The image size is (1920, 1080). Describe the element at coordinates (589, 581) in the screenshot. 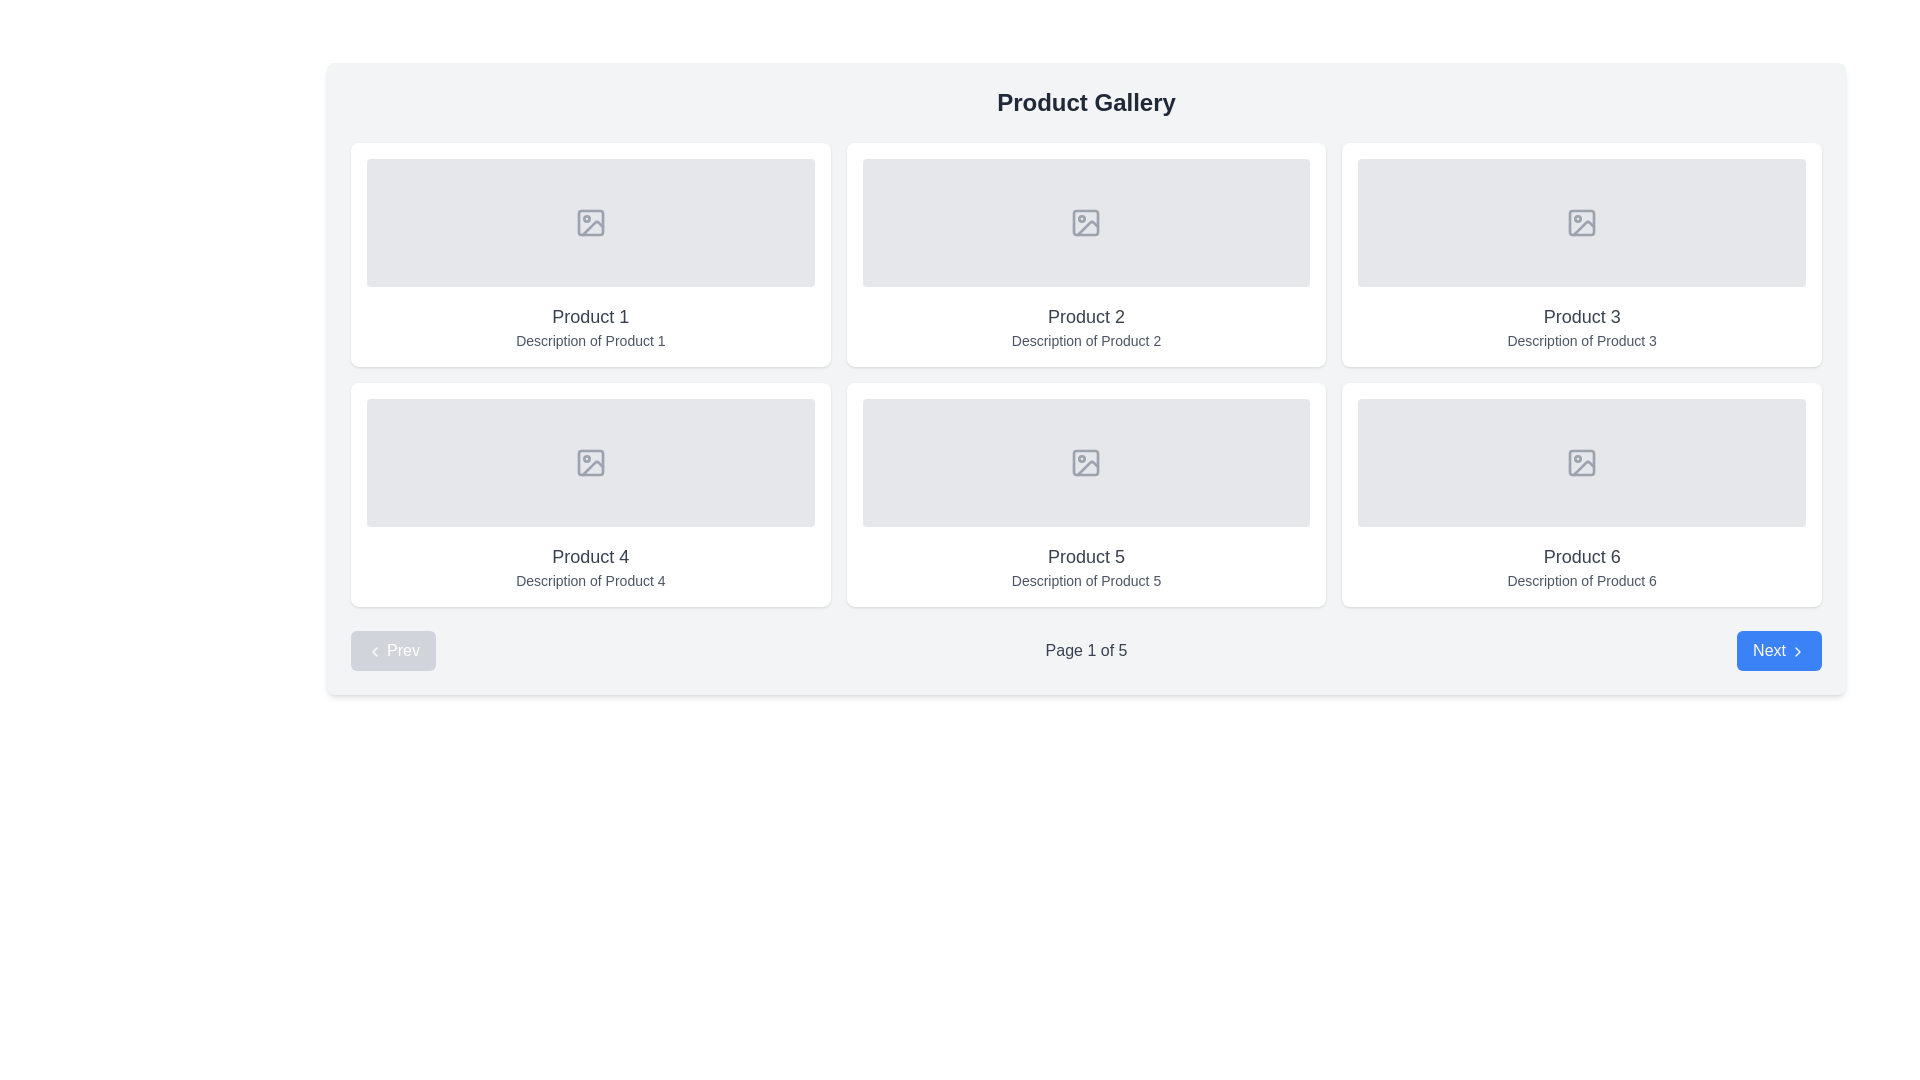

I see `the text label providing details about 'Product 4' located below the heading in the fourth card of the grid layout` at that location.